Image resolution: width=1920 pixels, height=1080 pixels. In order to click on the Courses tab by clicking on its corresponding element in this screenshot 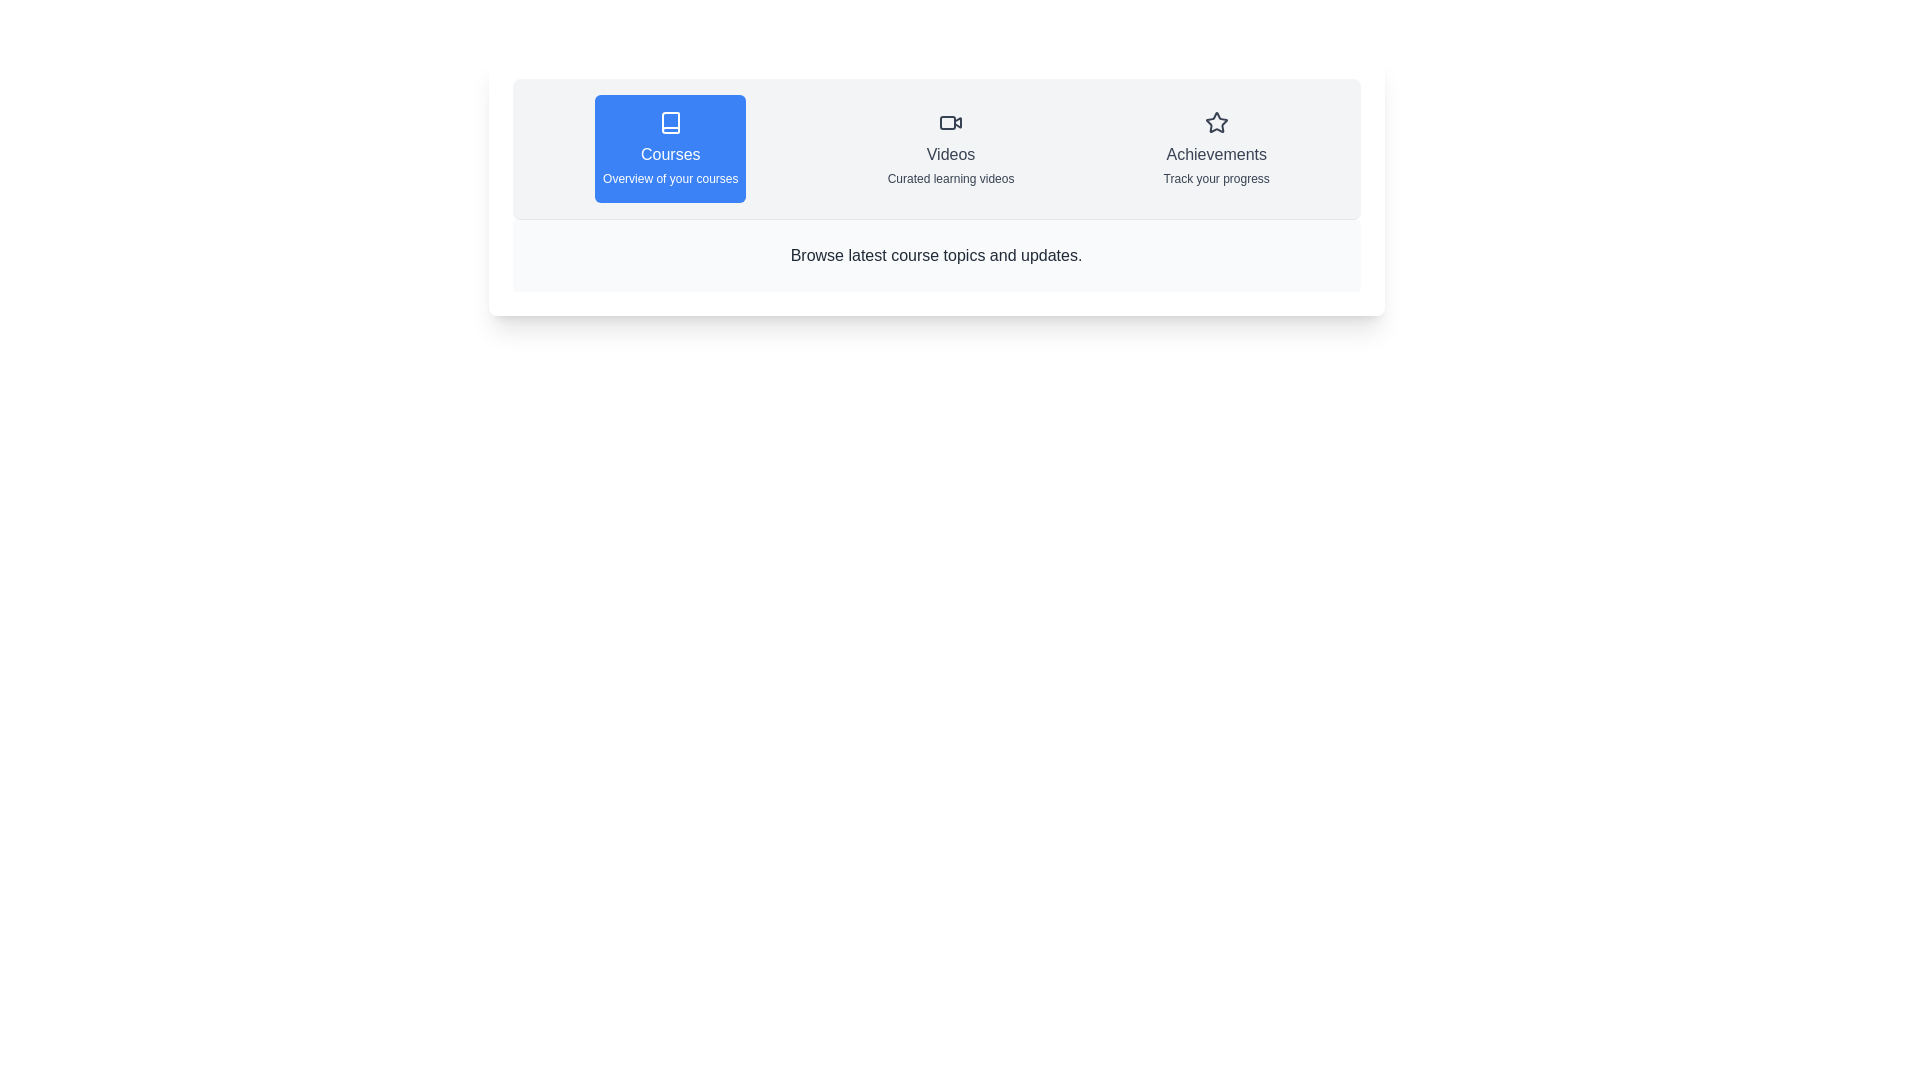, I will do `click(670, 148)`.